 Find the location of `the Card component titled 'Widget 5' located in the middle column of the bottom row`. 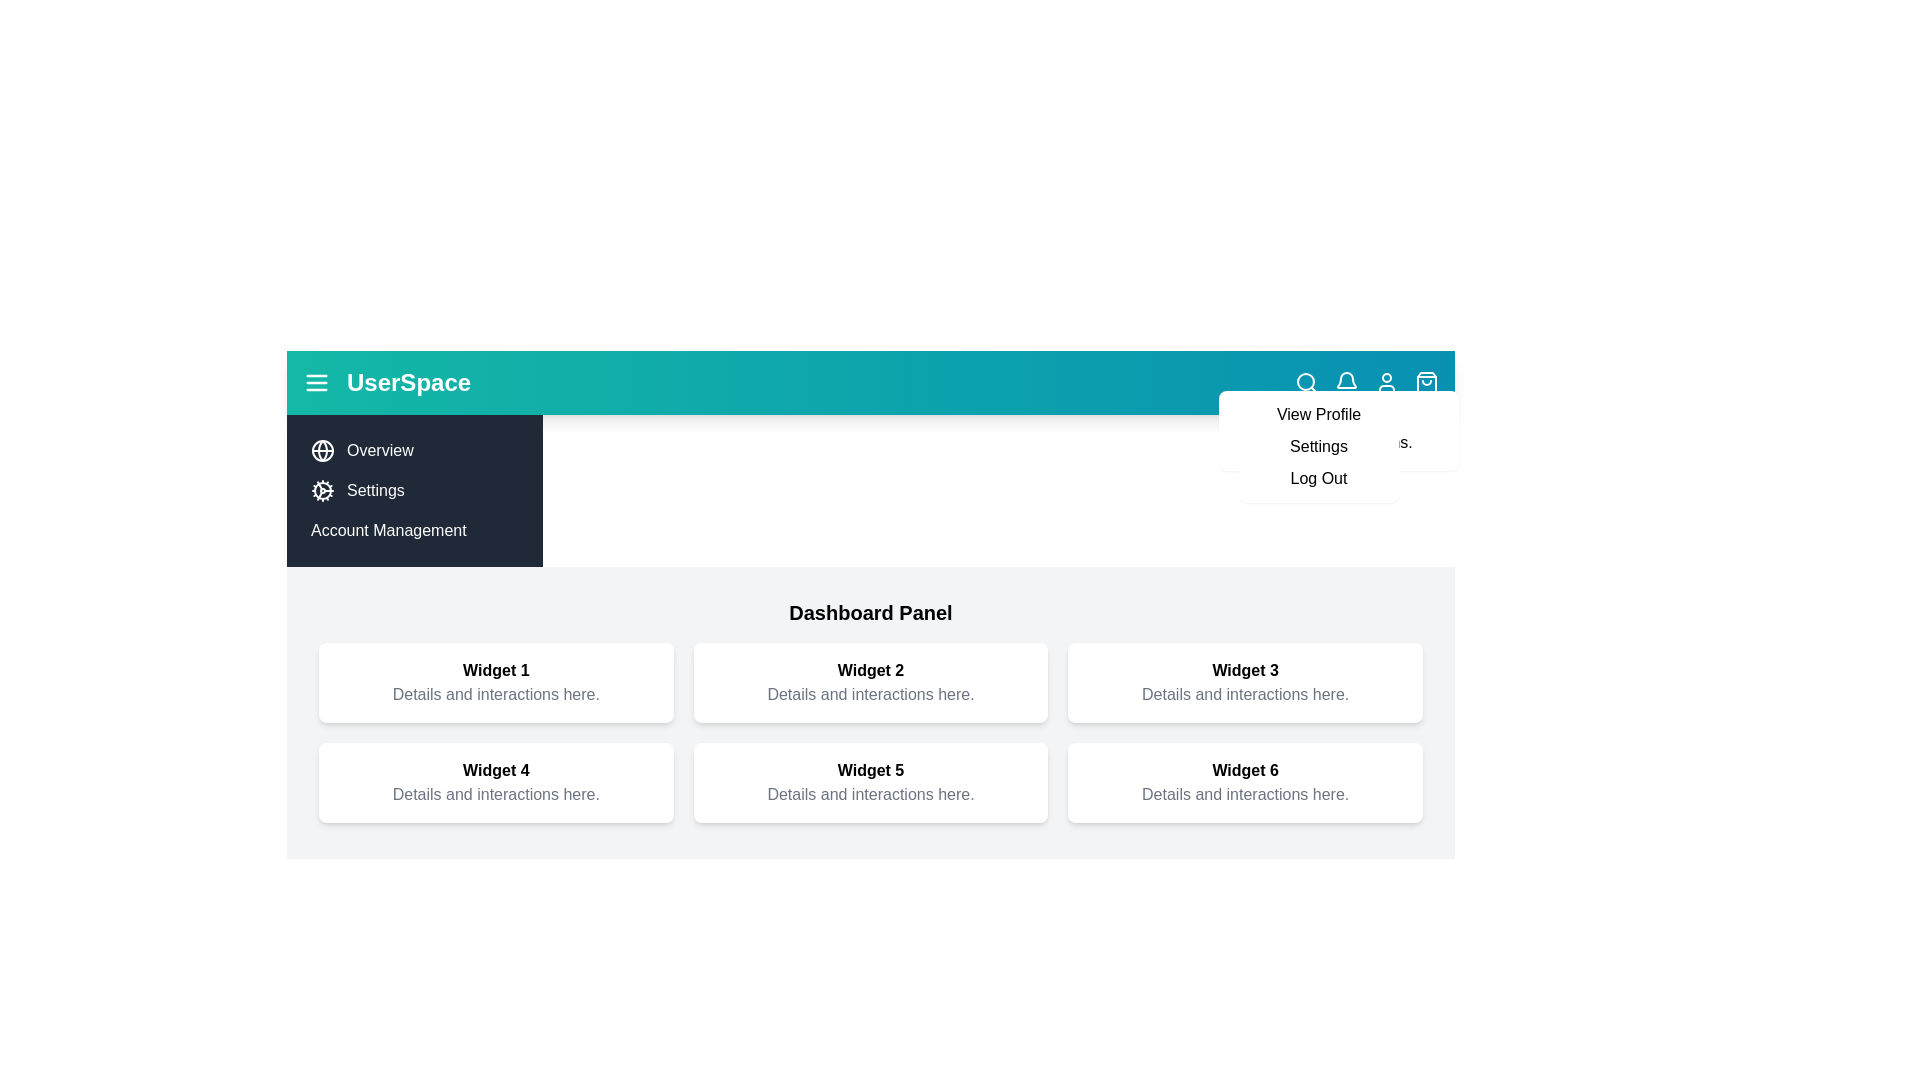

the Card component titled 'Widget 5' located in the middle column of the bottom row is located at coordinates (870, 782).